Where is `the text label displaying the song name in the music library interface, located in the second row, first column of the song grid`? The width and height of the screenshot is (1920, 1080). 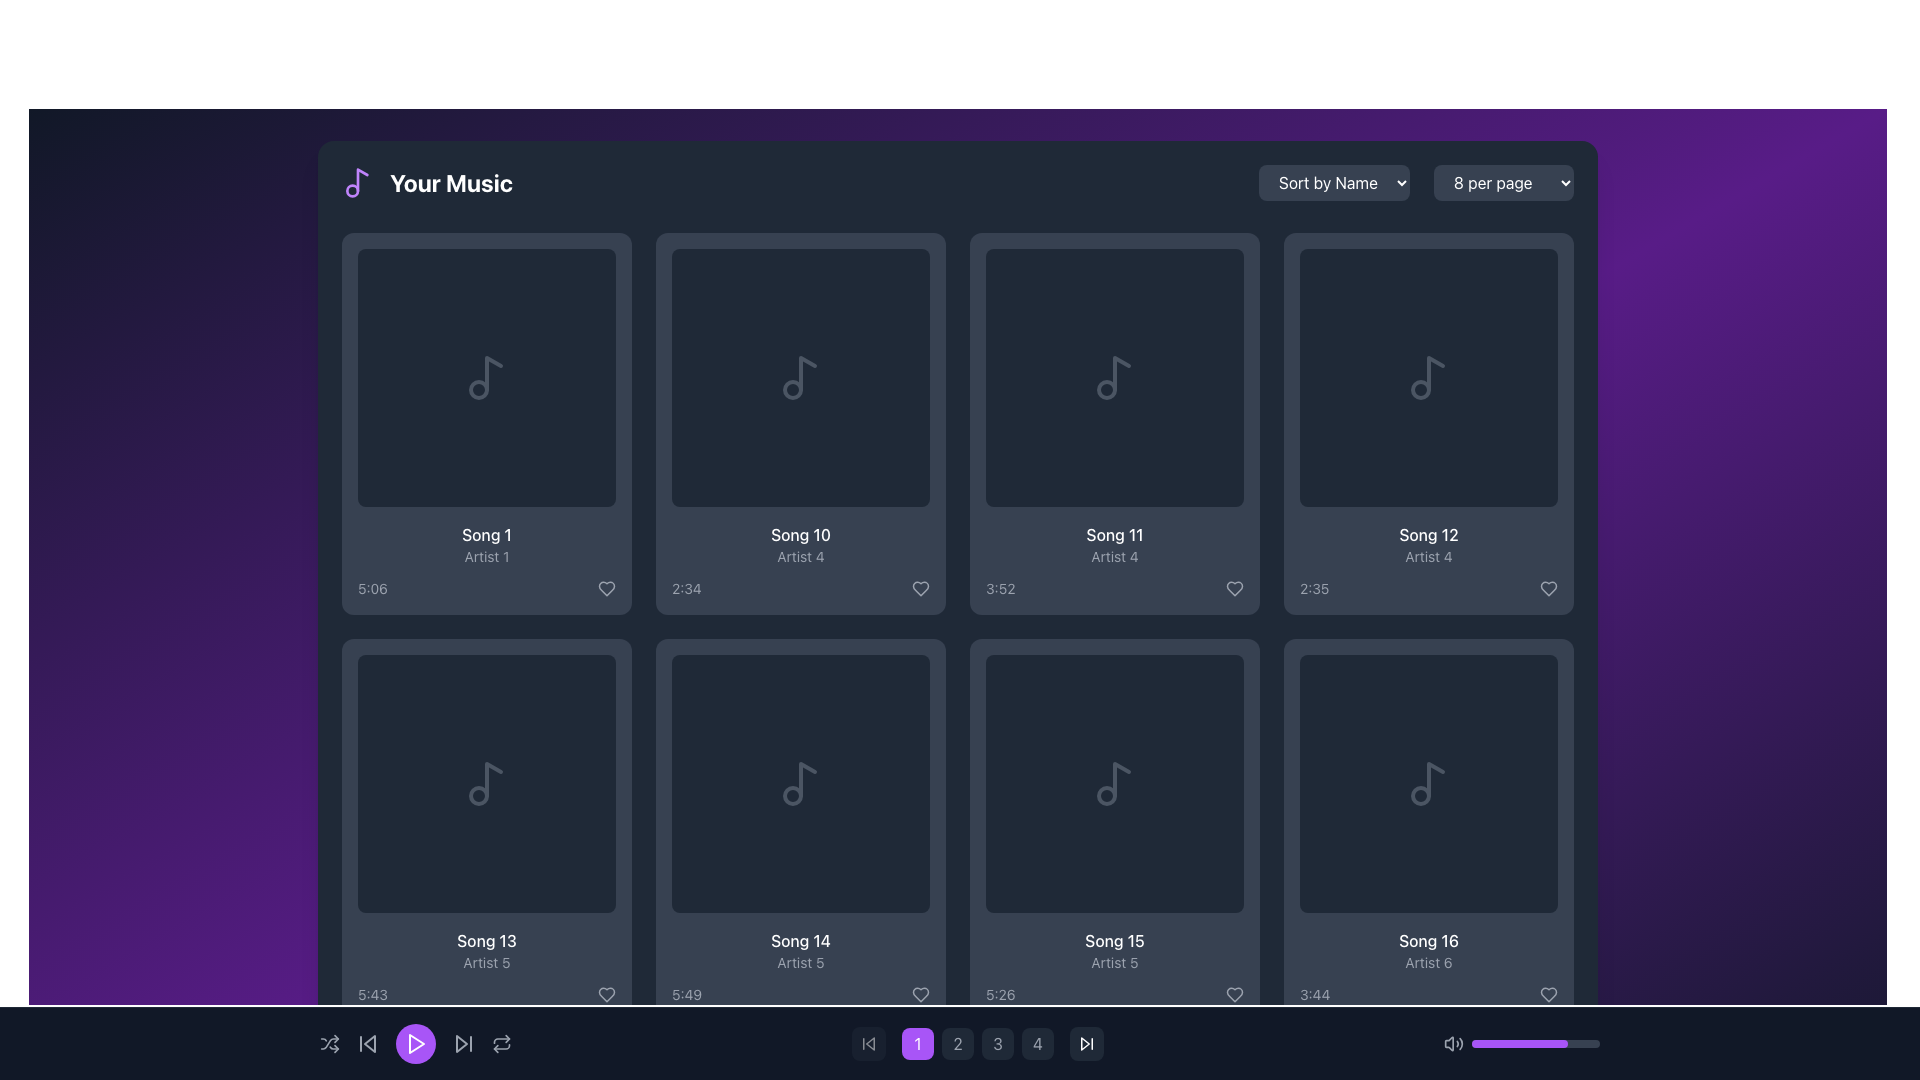 the text label displaying the song name in the music library interface, located in the second row, first column of the song grid is located at coordinates (486, 941).